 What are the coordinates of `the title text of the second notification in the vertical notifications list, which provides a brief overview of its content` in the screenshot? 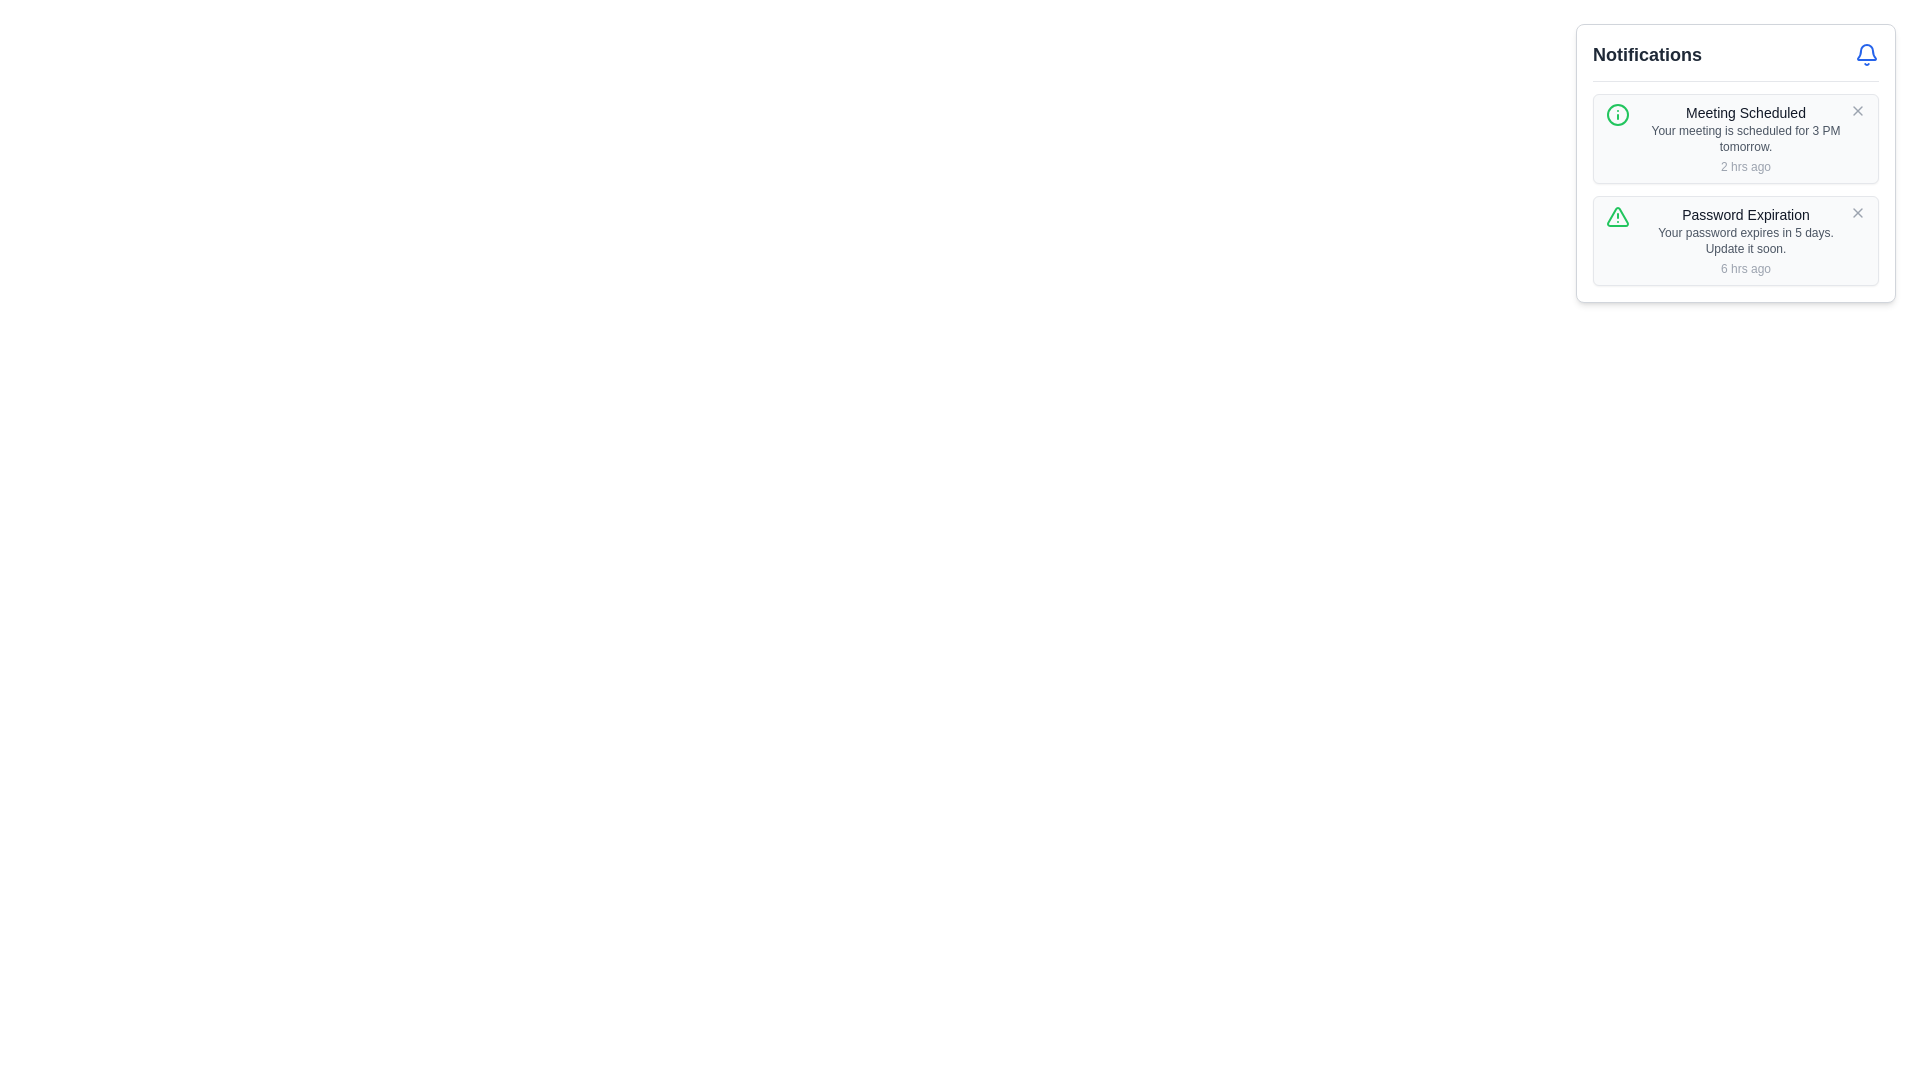 It's located at (1745, 215).